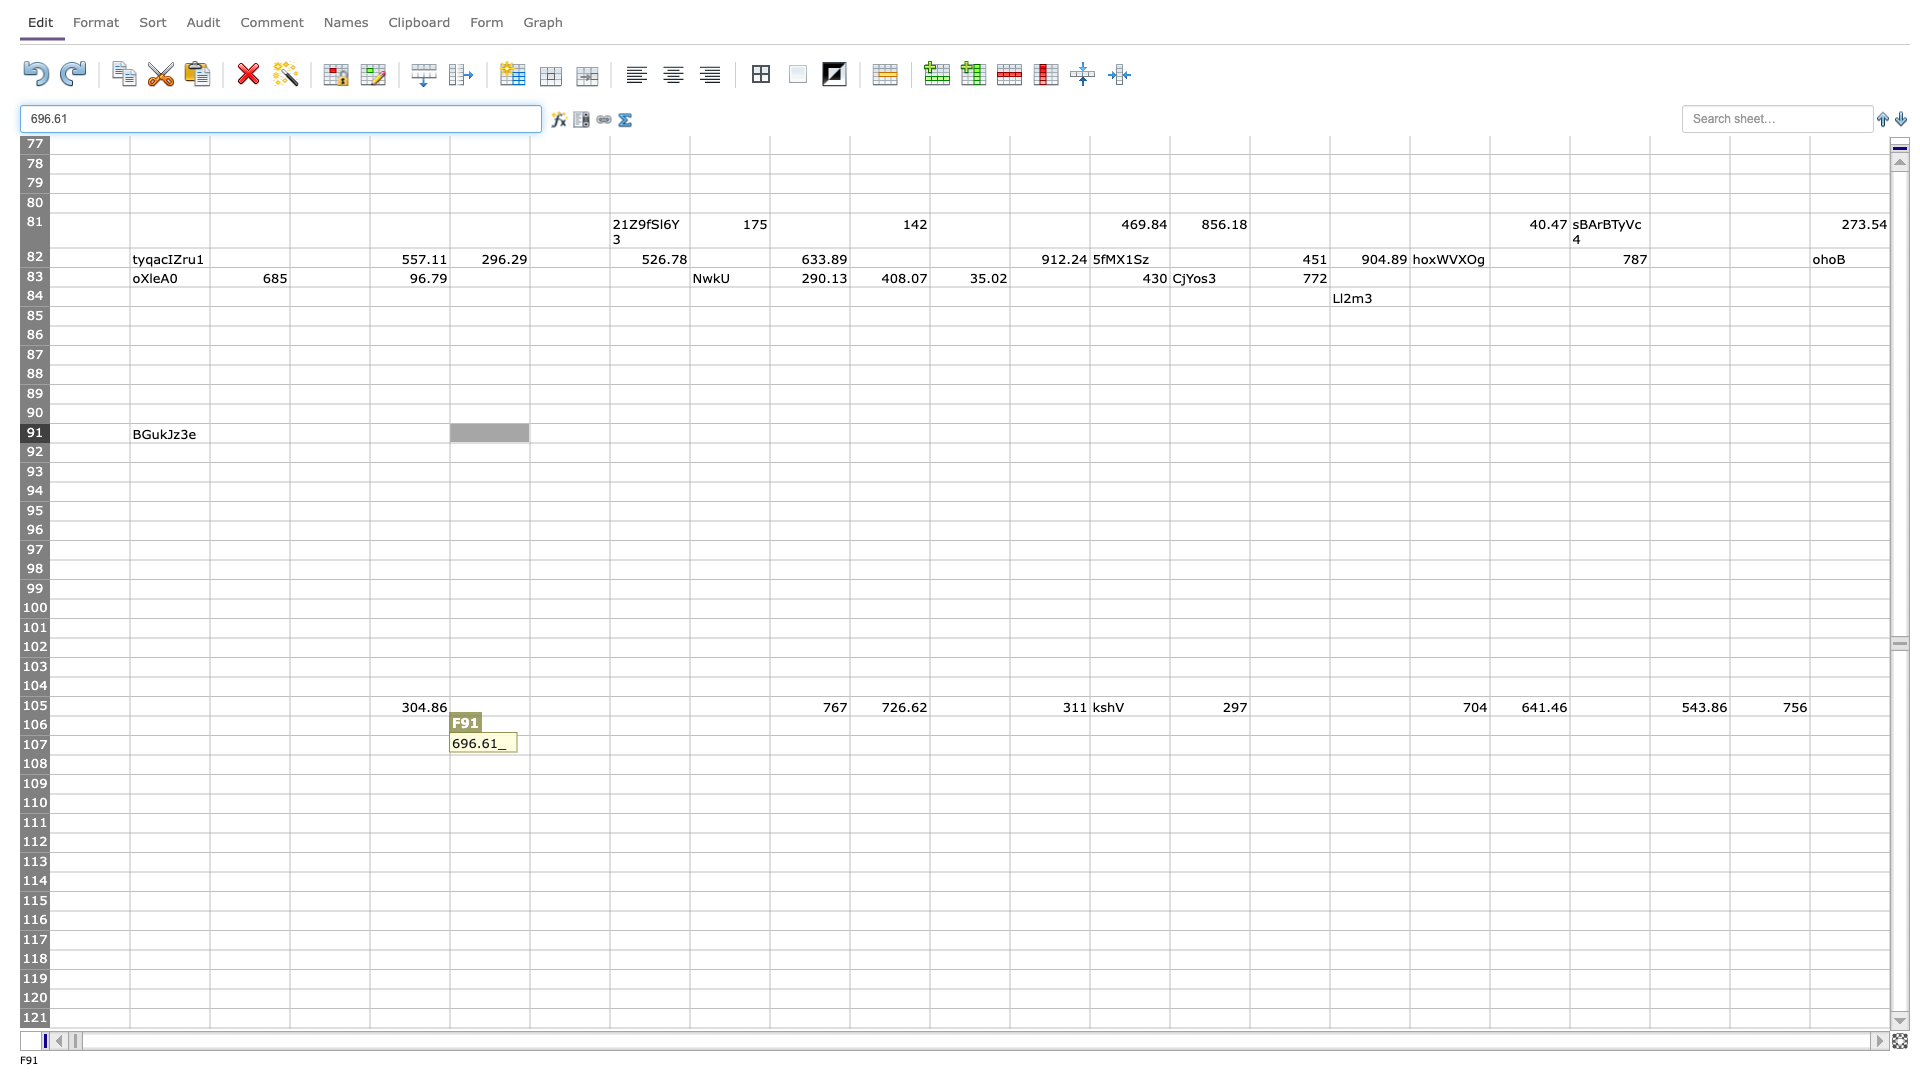 Image resolution: width=1920 pixels, height=1080 pixels. What do you see at coordinates (608, 745) in the screenshot?
I see `right border at column G row 107` at bounding box center [608, 745].